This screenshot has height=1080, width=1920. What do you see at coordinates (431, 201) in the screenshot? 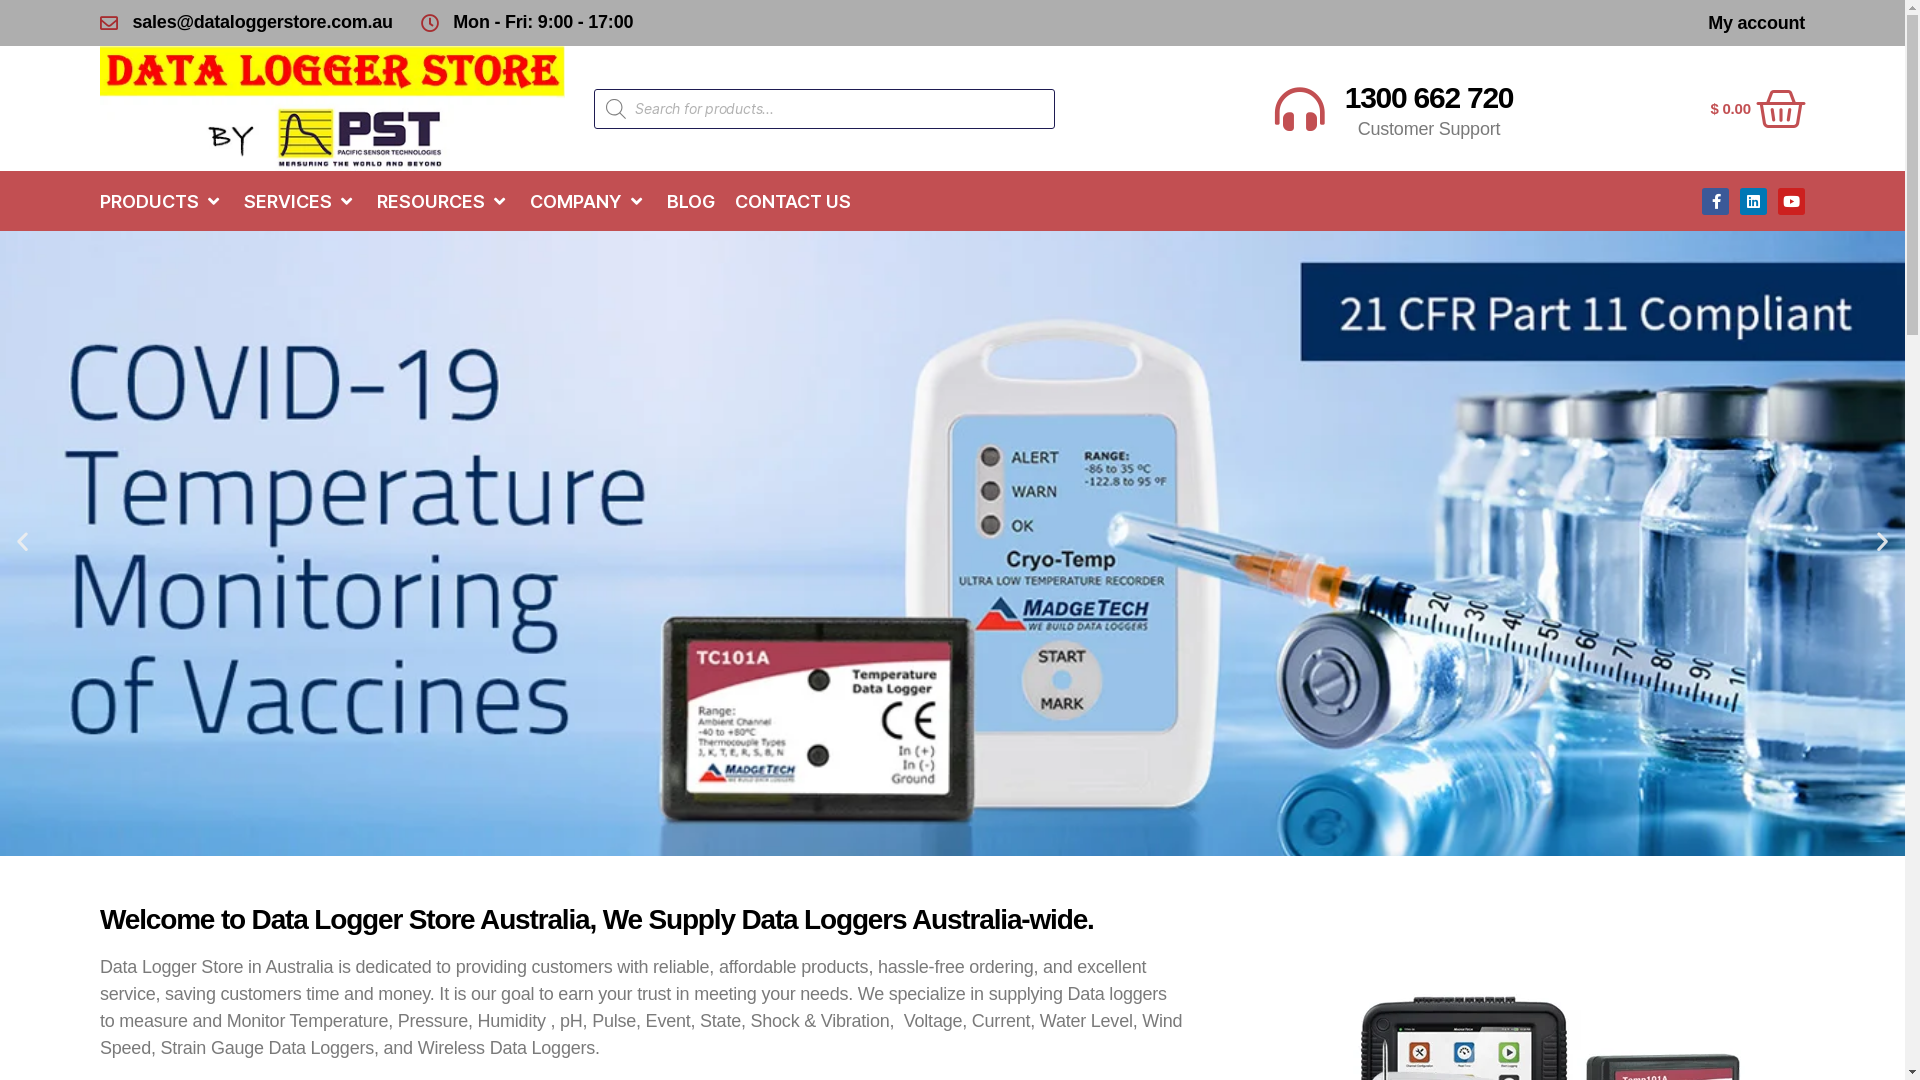
I see `'RESOURCES'` at bounding box center [431, 201].